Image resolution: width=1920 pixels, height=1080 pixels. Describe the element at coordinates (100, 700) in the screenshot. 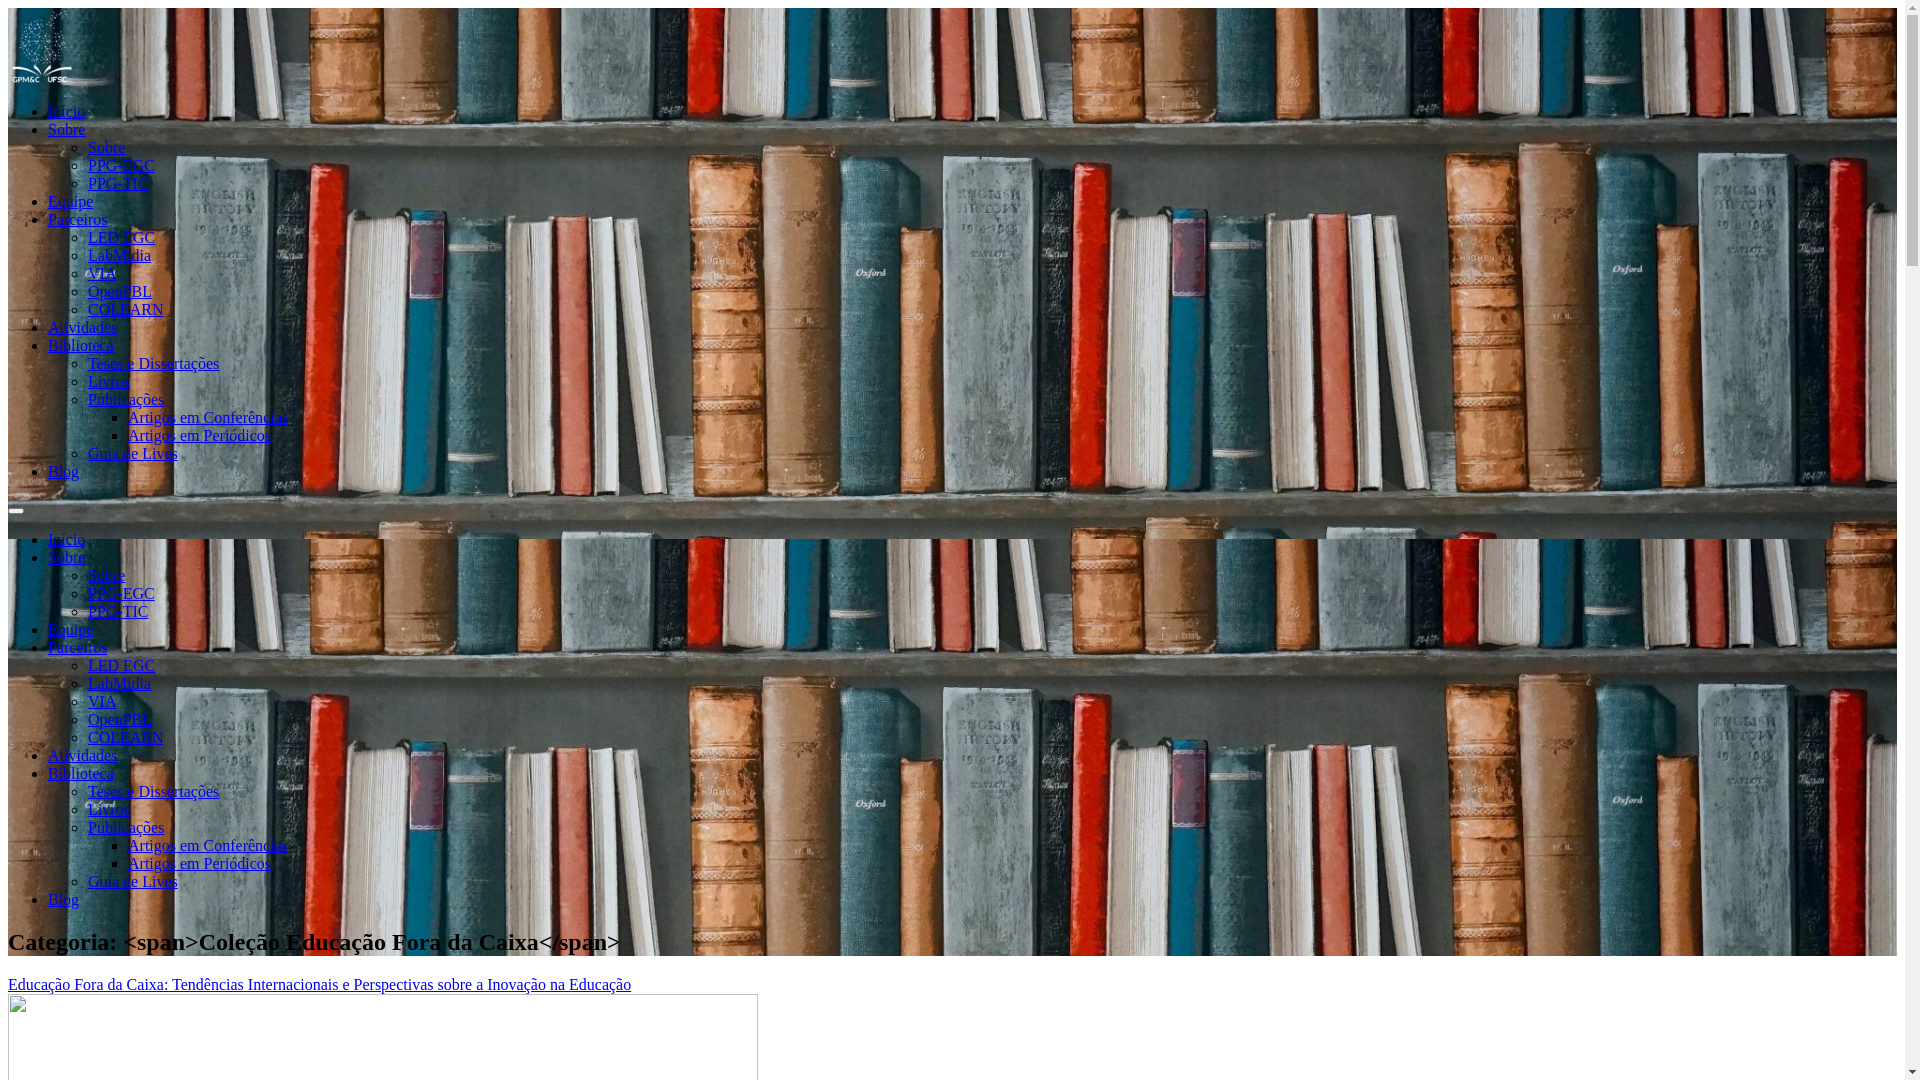

I see `'VIA'` at that location.